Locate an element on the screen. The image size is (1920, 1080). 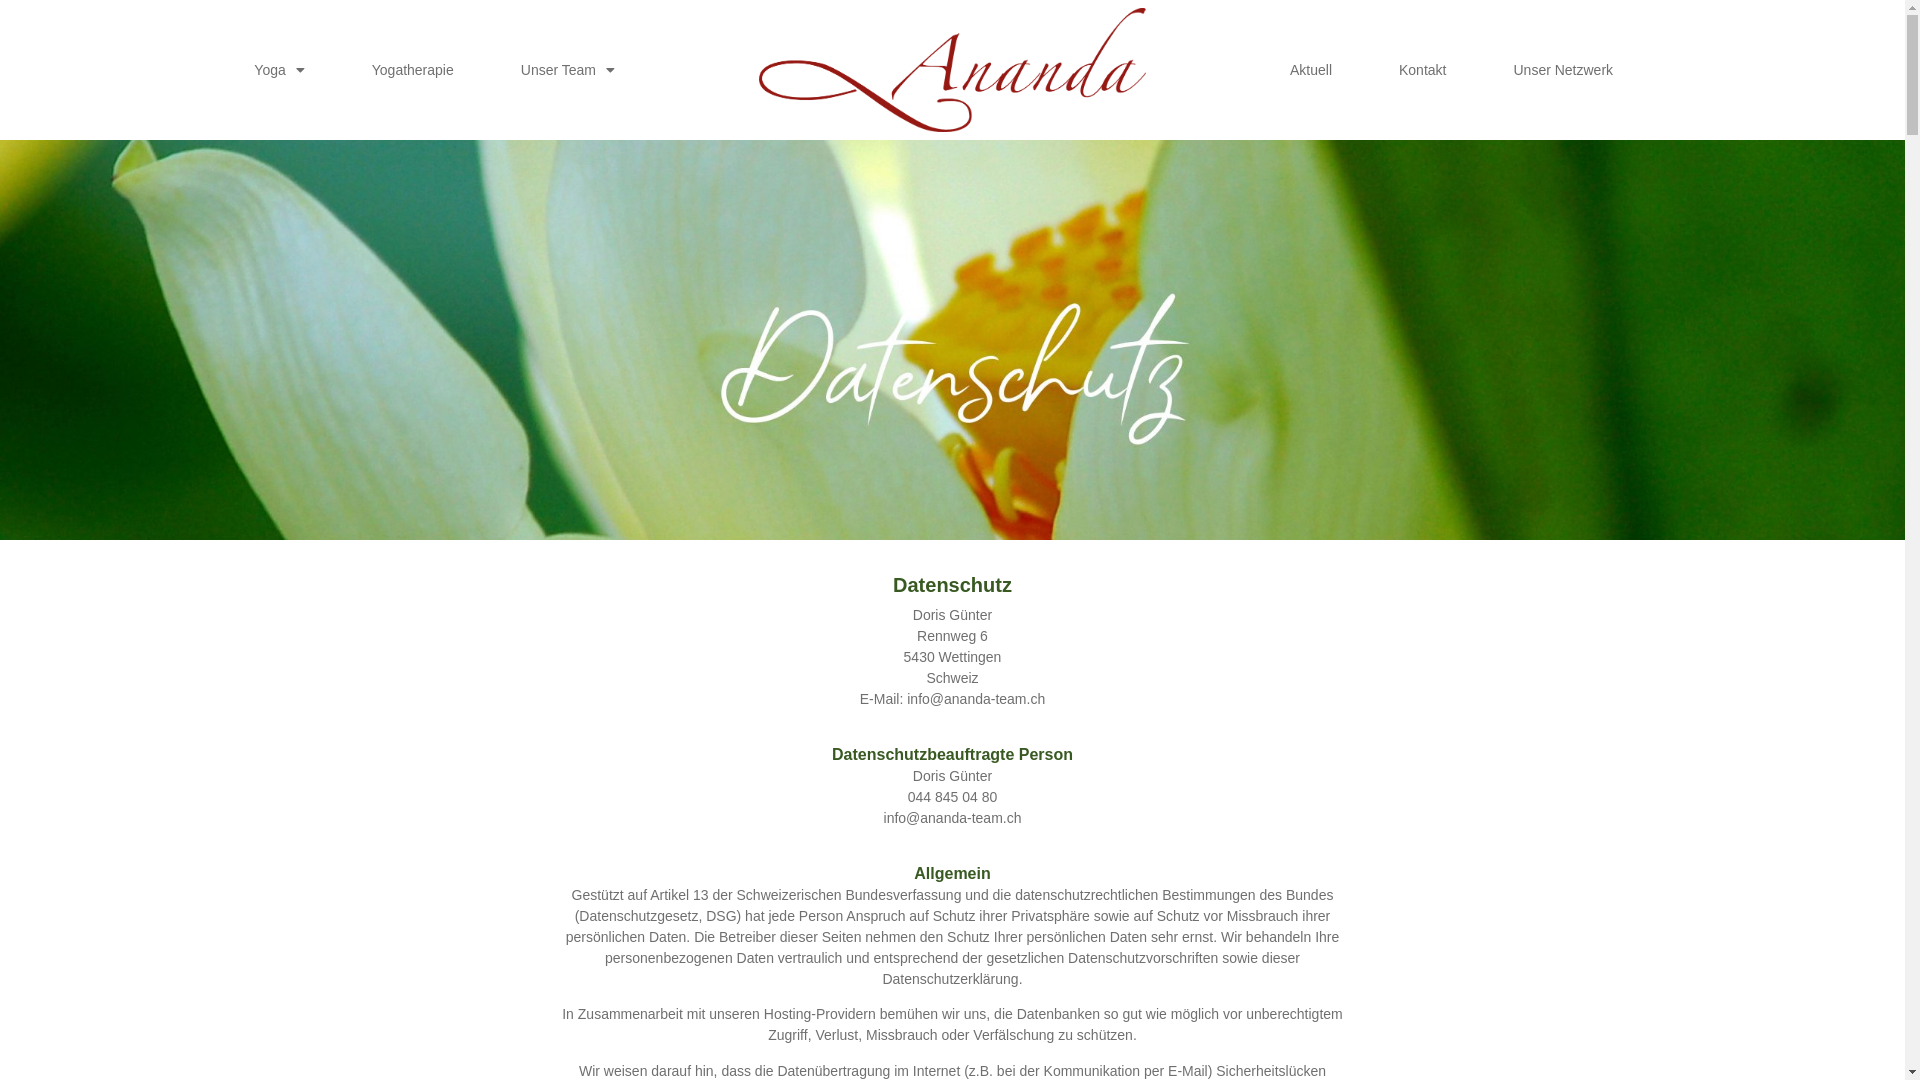
'Unser Netzwerk' is located at coordinates (1562, 68).